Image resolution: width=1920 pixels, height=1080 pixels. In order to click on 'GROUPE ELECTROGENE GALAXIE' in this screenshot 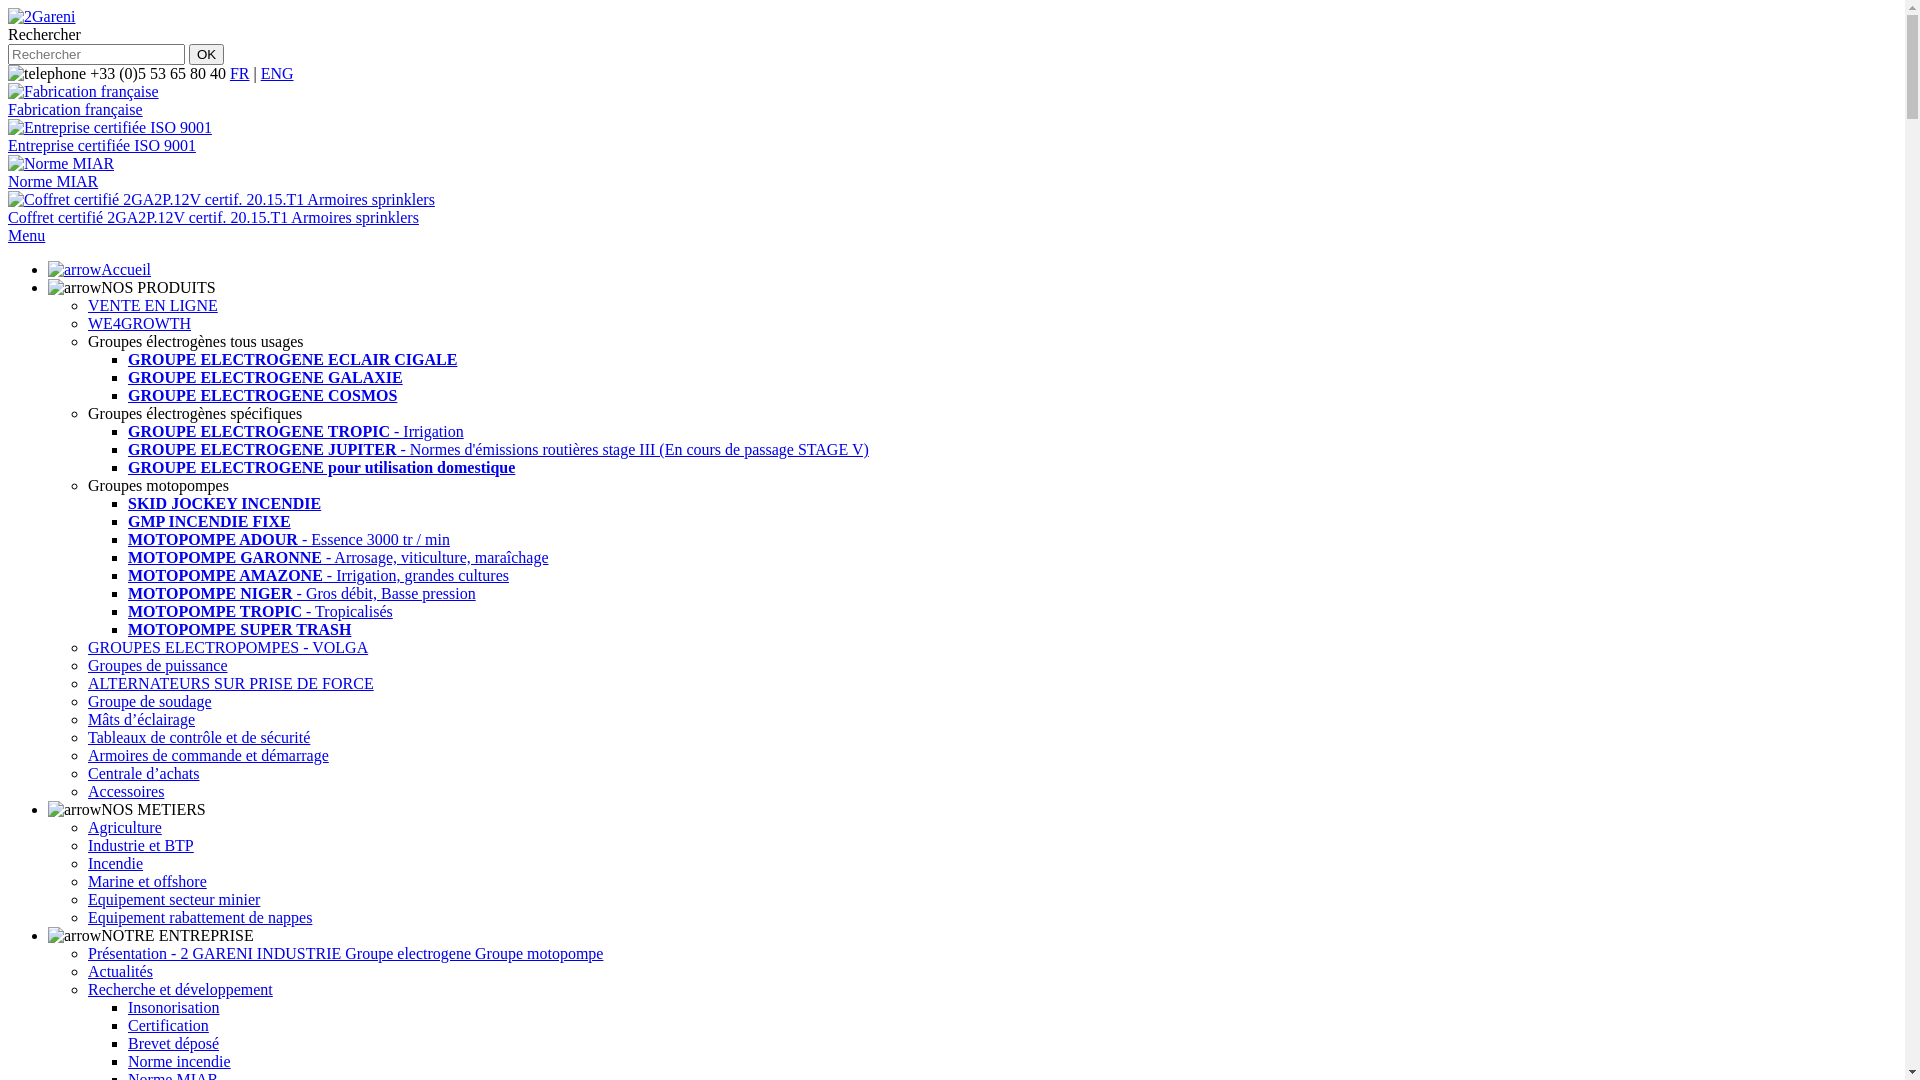, I will do `click(264, 377)`.